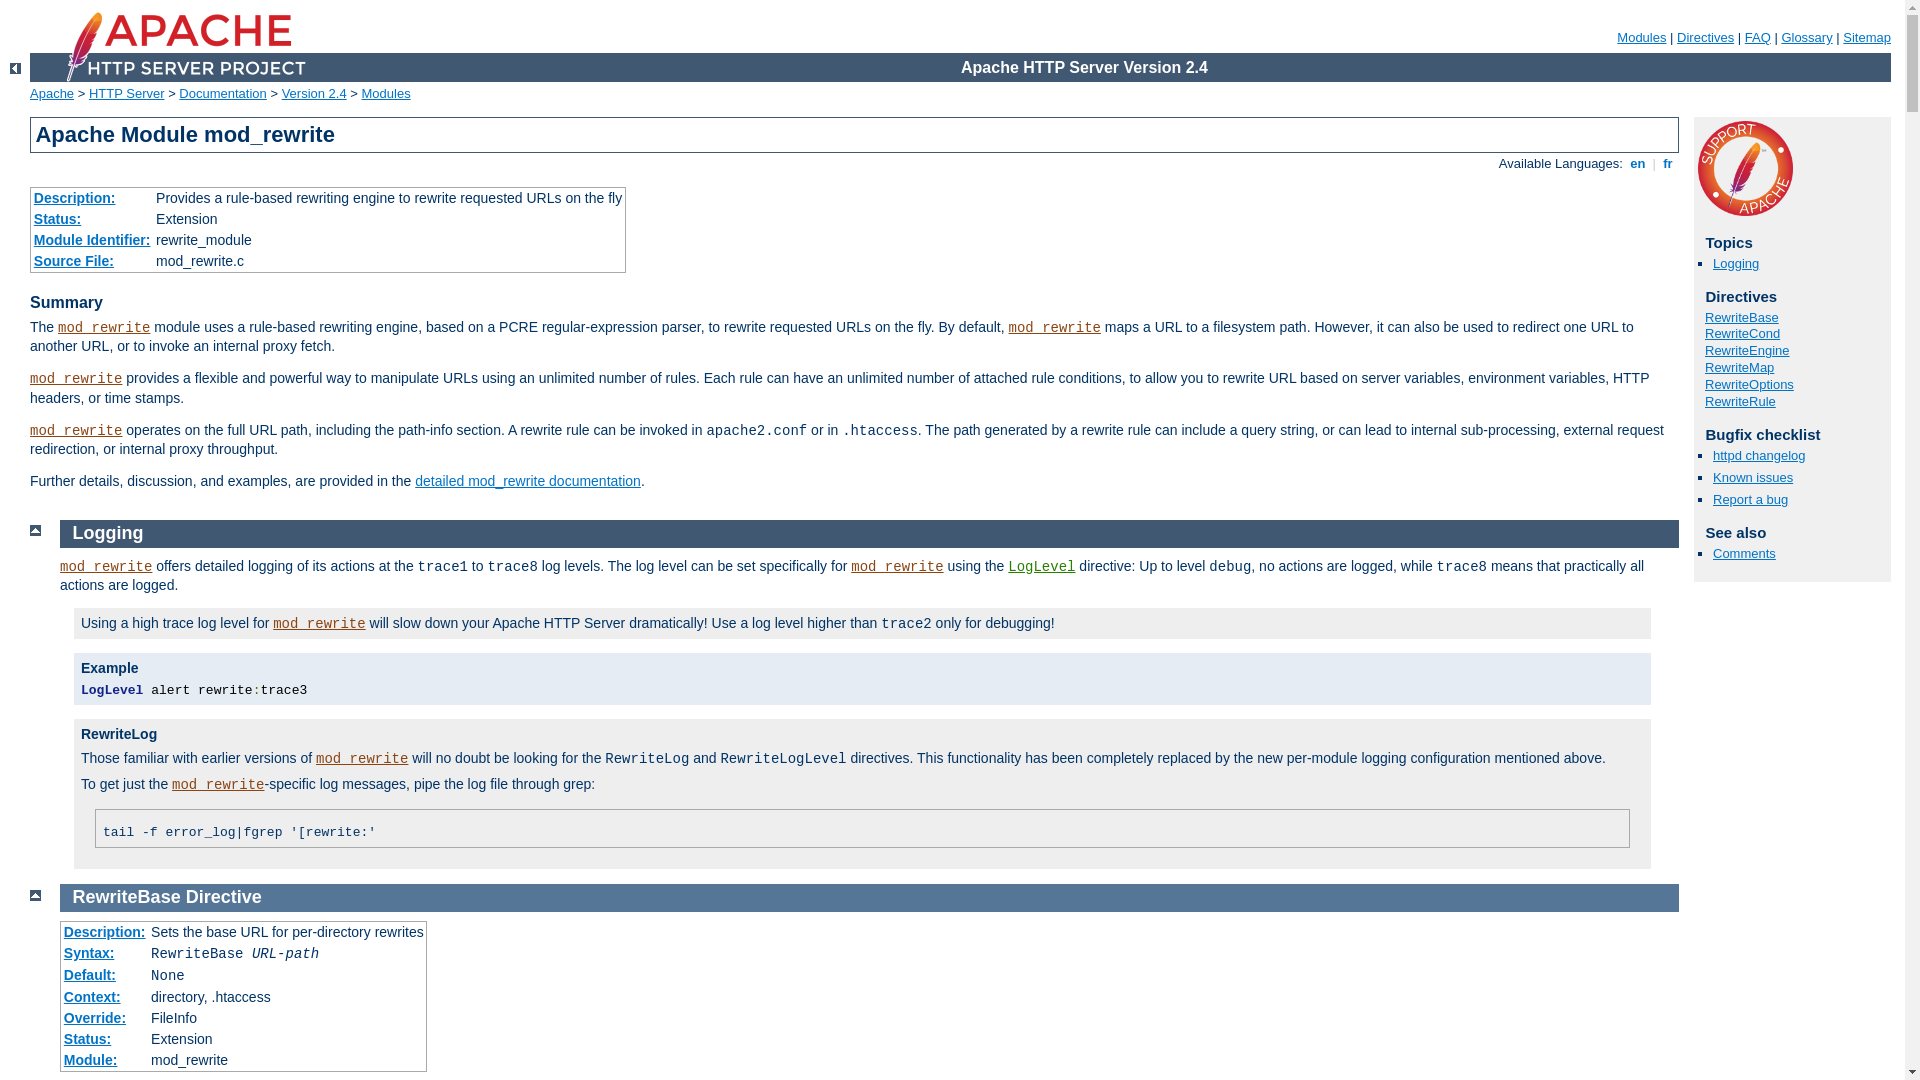 This screenshot has height=1080, width=1920. Describe the element at coordinates (1842, 37) in the screenshot. I see `'Sitemap'` at that location.